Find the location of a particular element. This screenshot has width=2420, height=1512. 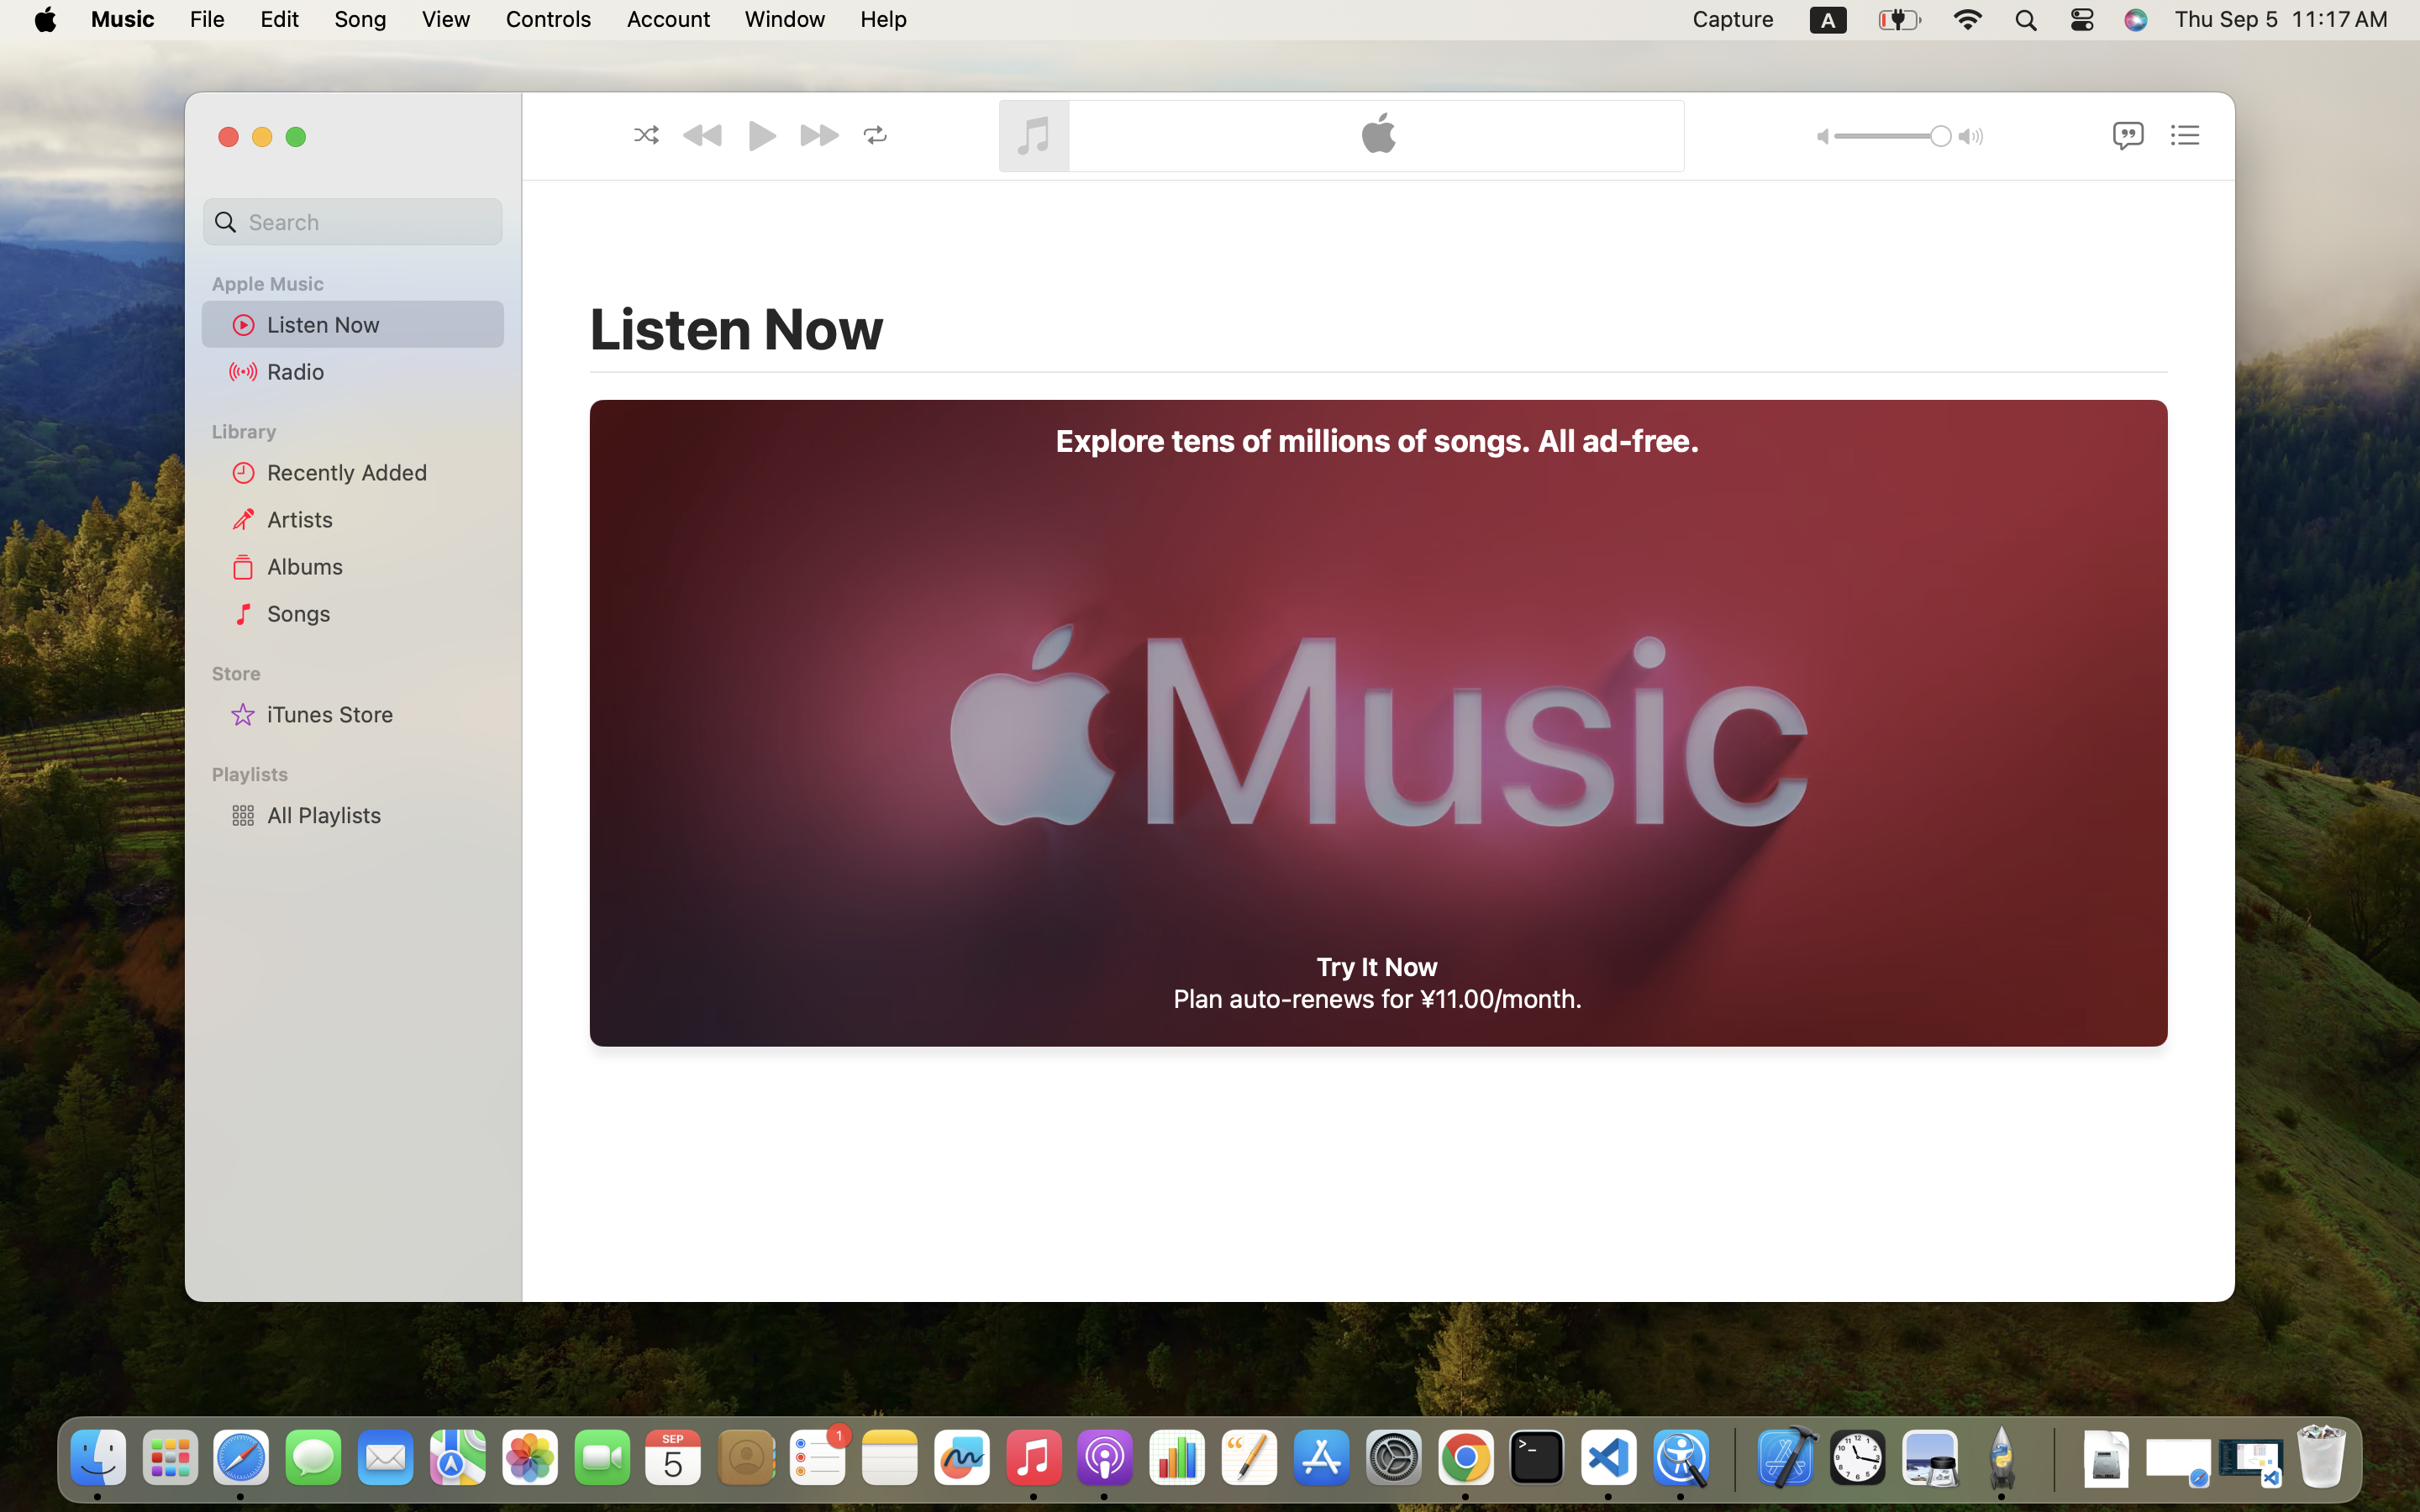

'Songs' is located at coordinates (379, 612).